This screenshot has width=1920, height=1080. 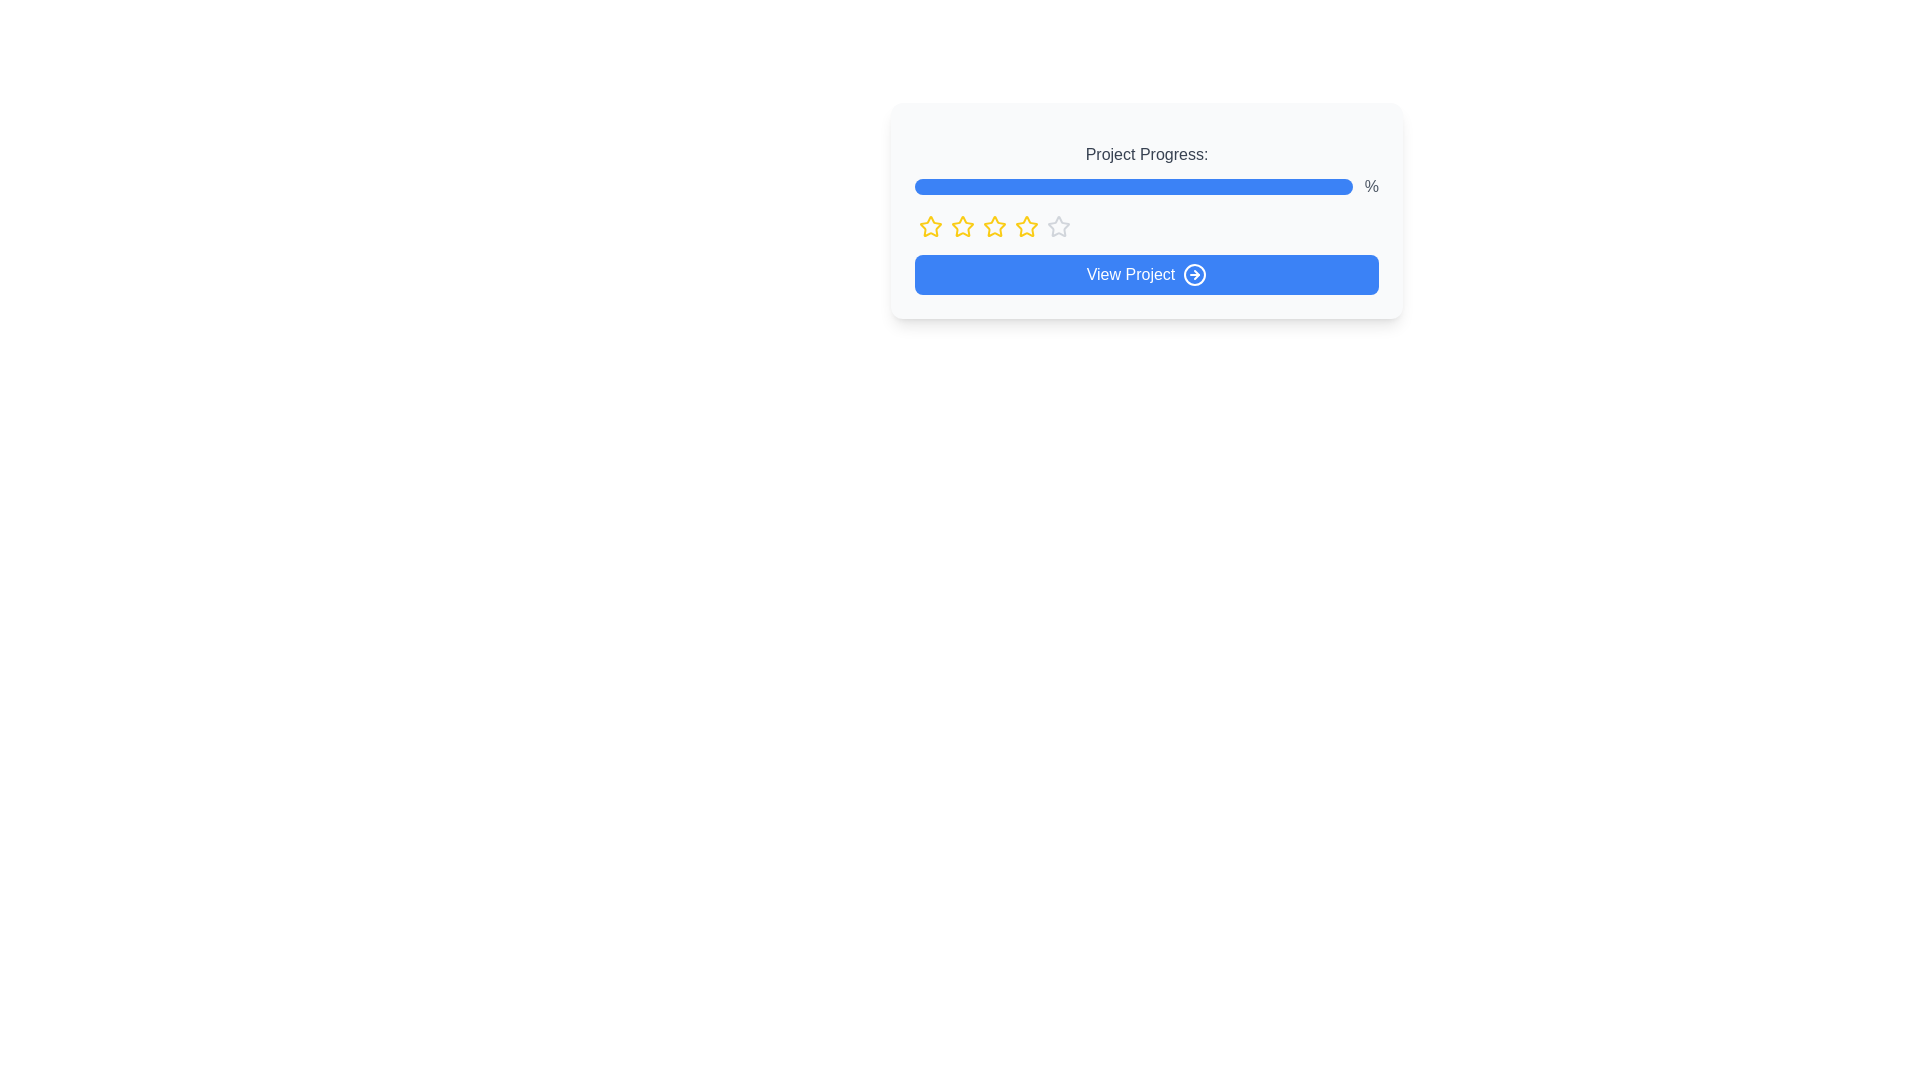 I want to click on the horizontal progress bar that is light gray with a blue segment, located below the text 'Project Progress:' and to the left of the '%' indicator, so click(x=1133, y=186).